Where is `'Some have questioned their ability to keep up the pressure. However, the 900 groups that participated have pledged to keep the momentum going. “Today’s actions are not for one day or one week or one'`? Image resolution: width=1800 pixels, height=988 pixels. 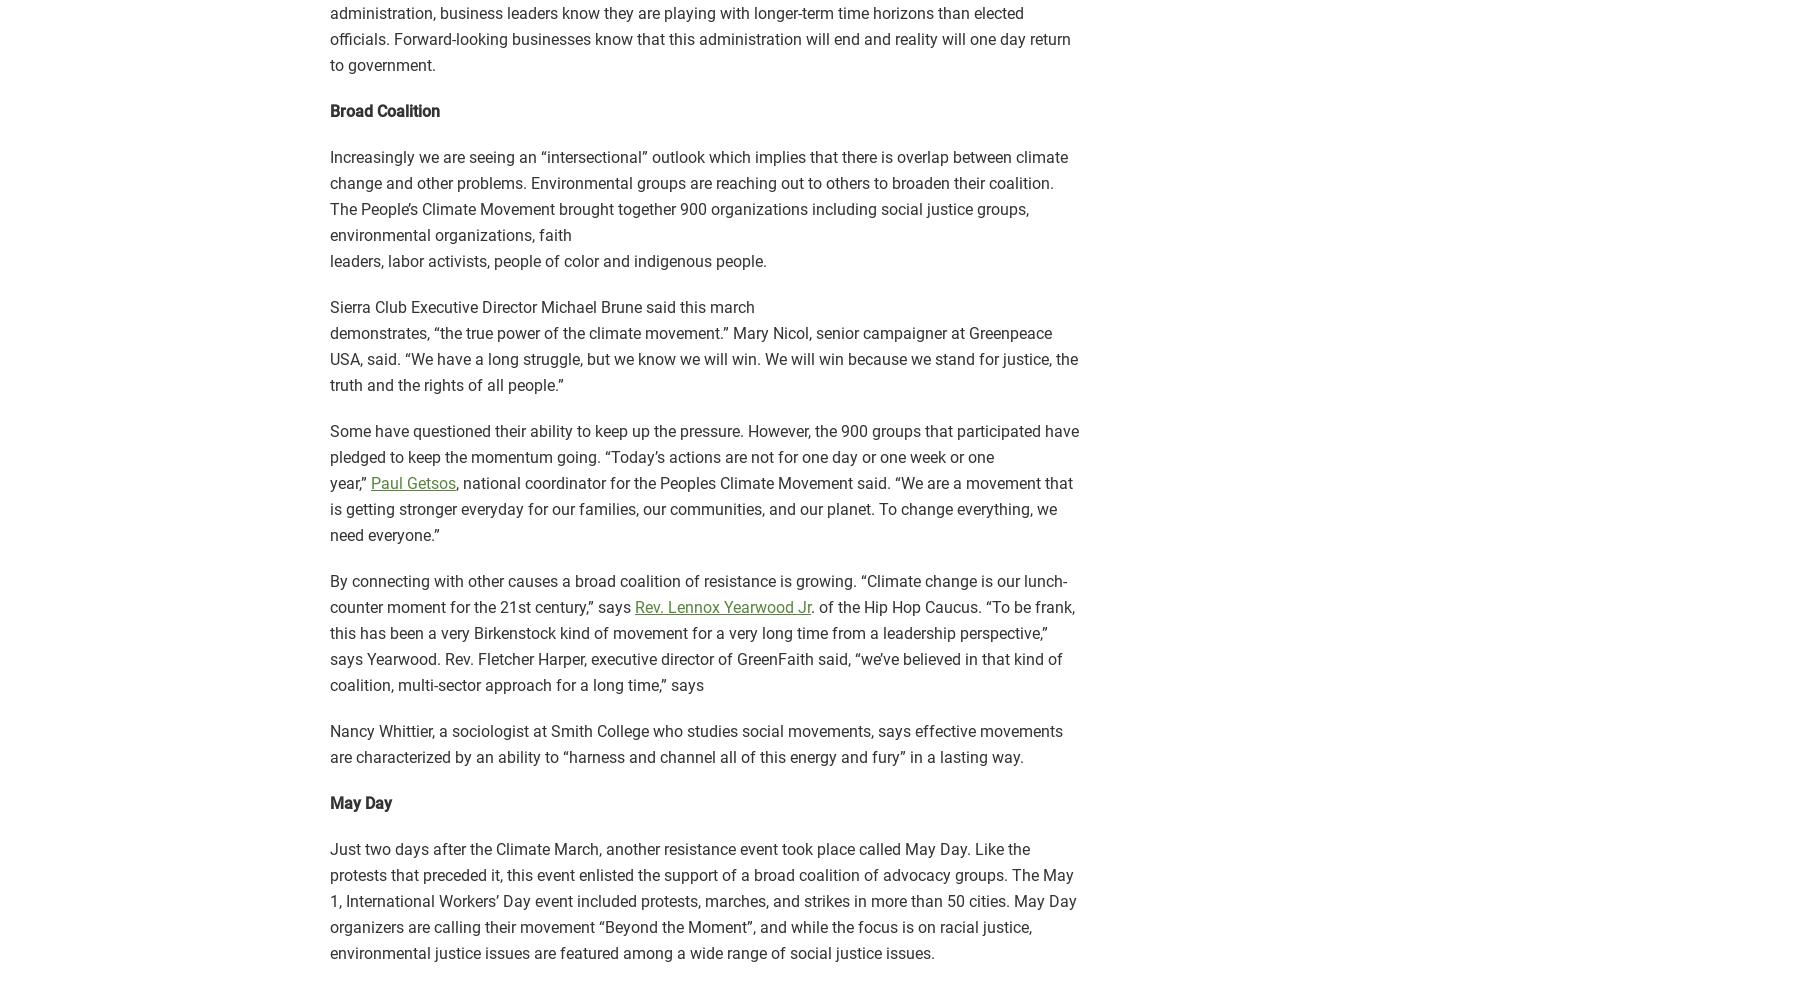
'Some have questioned their ability to keep up the pressure. However, the 900 groups that participated have pledged to keep the momentum going. “Today’s actions are not for one day or one week or one' is located at coordinates (703, 444).